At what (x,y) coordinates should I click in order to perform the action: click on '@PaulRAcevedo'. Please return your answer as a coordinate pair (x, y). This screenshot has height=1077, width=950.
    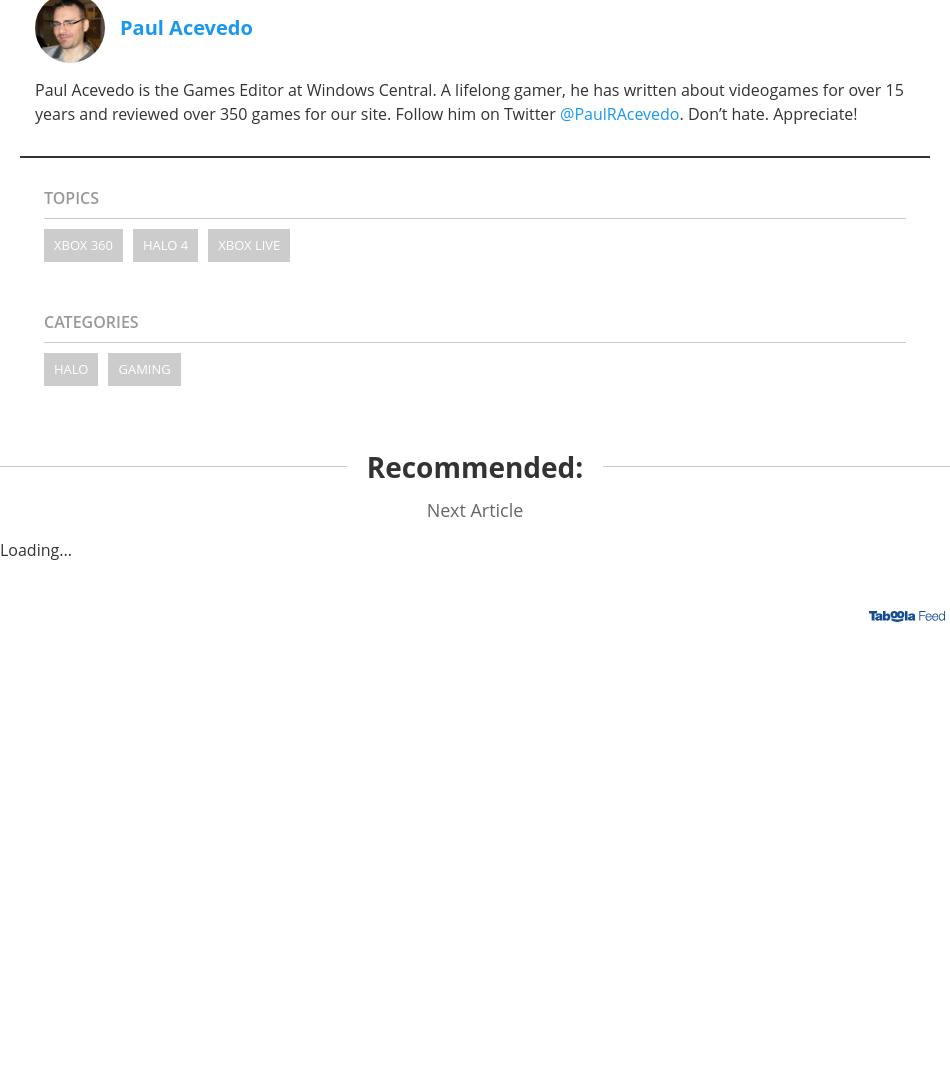
    Looking at the image, I should click on (619, 111).